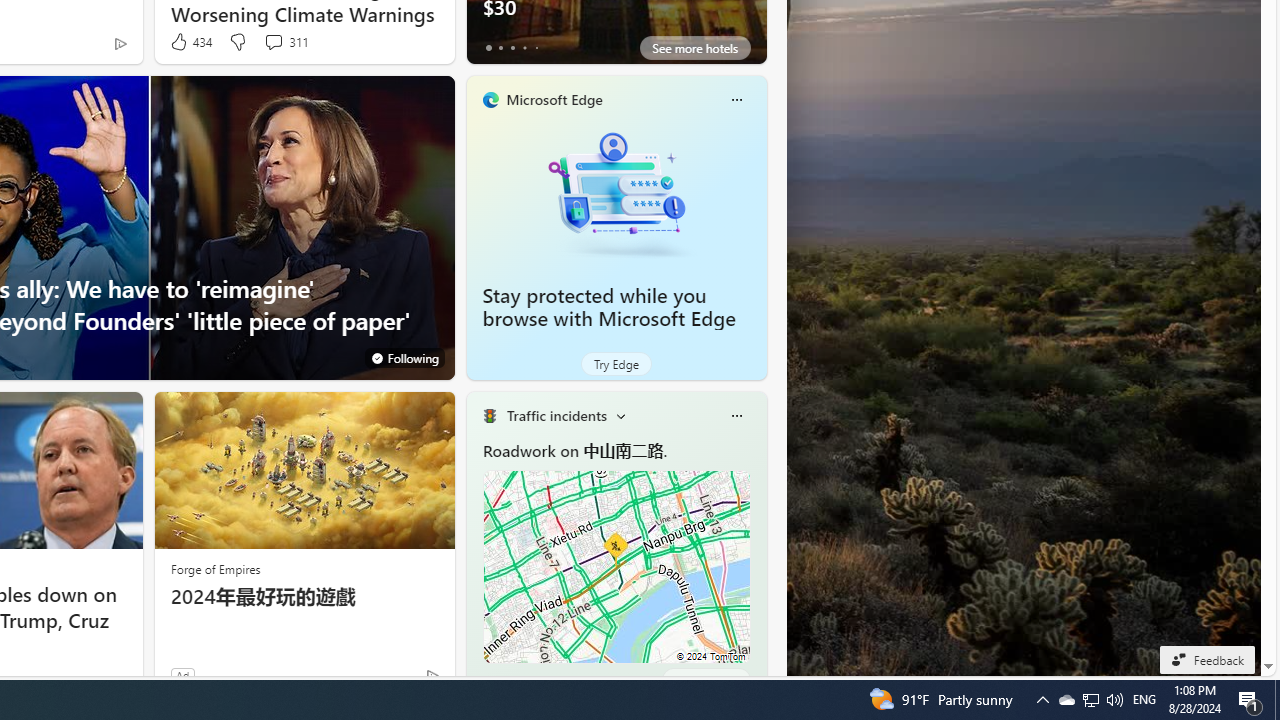 The image size is (1280, 720). What do you see at coordinates (403, 356) in the screenshot?
I see `'You'` at bounding box center [403, 356].